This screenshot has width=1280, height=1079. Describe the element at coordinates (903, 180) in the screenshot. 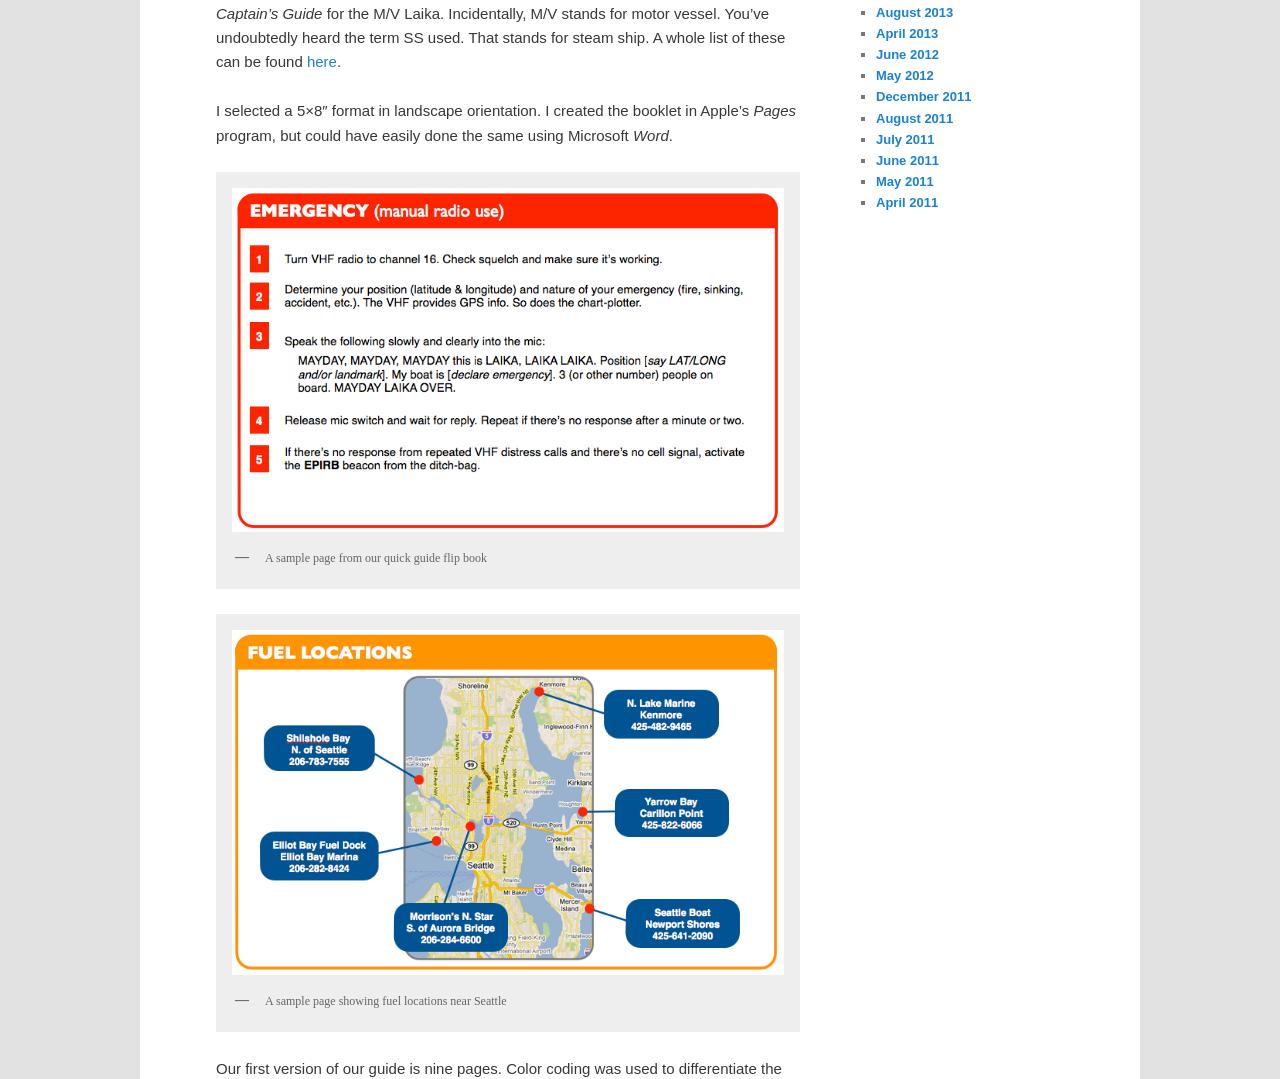

I see `'May 2011'` at that location.